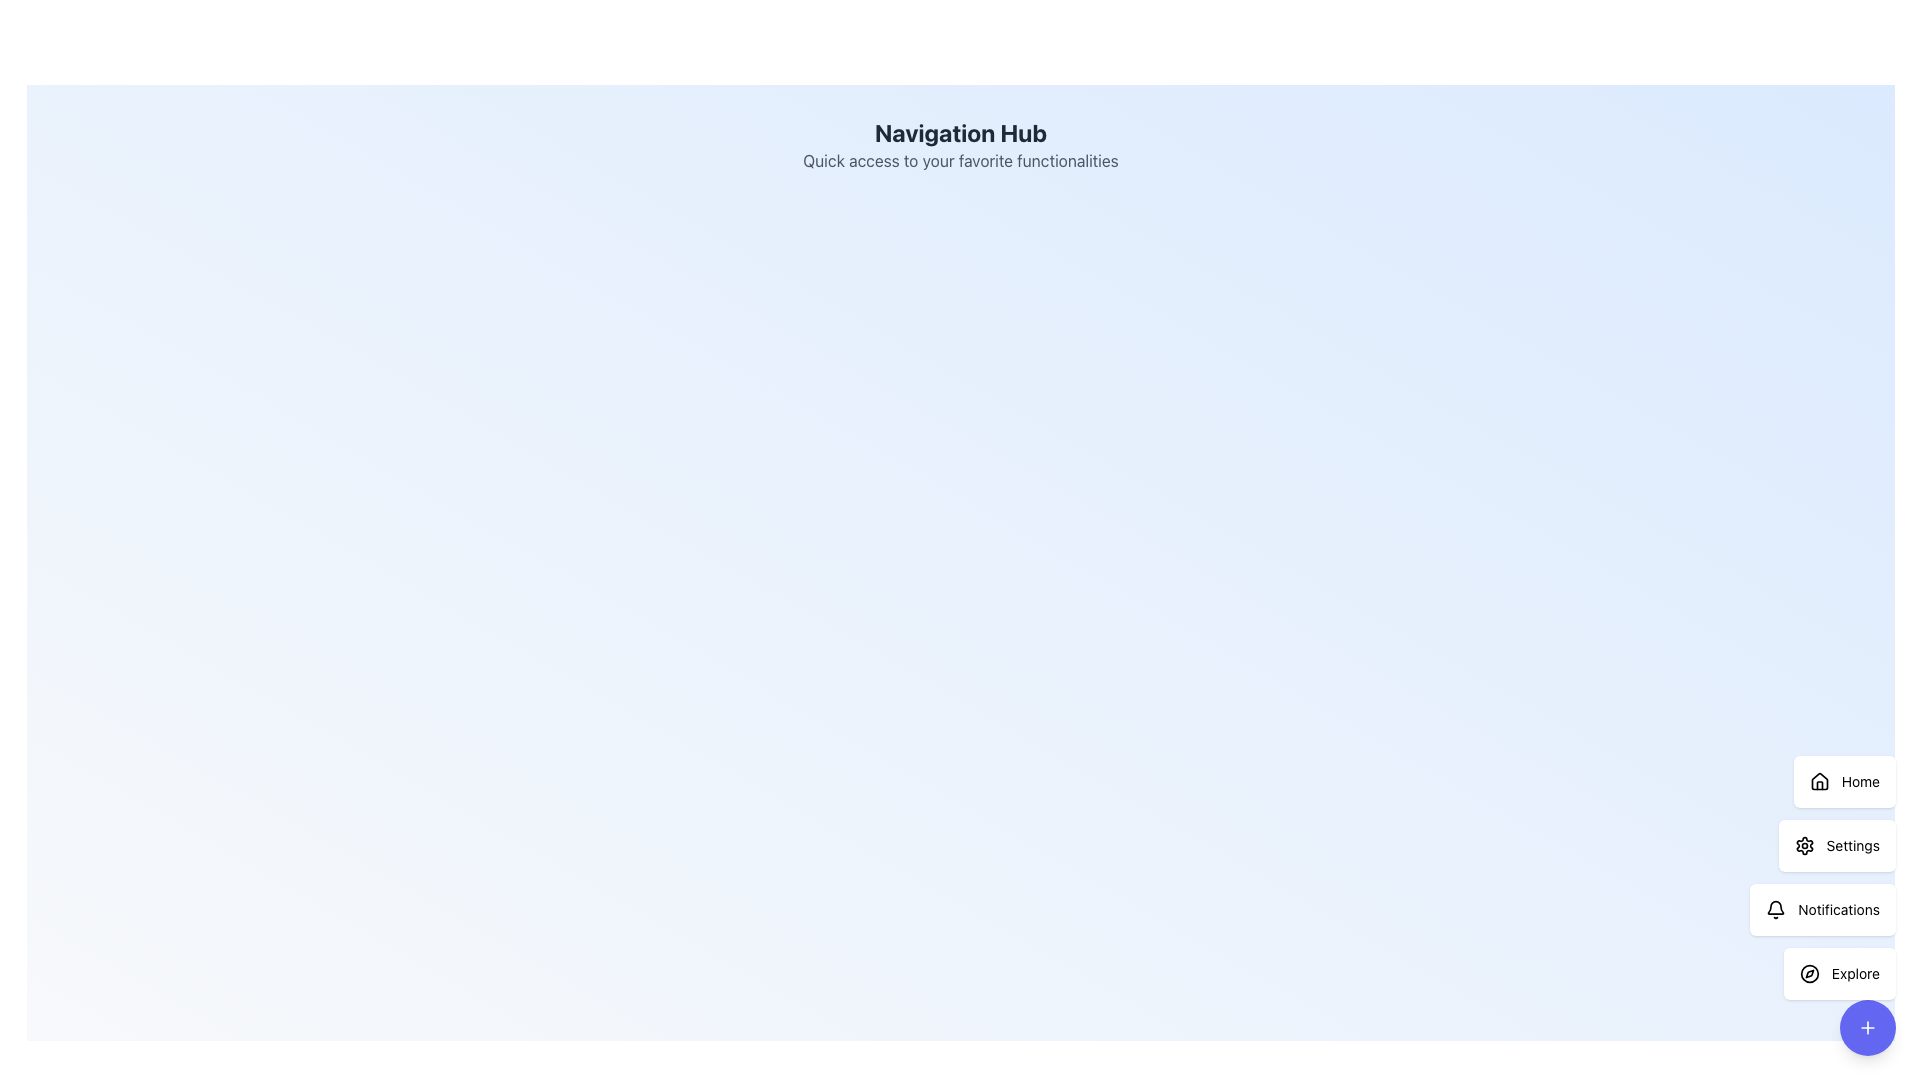 Image resolution: width=1920 pixels, height=1080 pixels. I want to click on the 'Settings' button, which is a rounded rectangular button with a white background and a gear-shaped icon, located in the second position of a vertical stack of buttons, so click(1837, 845).